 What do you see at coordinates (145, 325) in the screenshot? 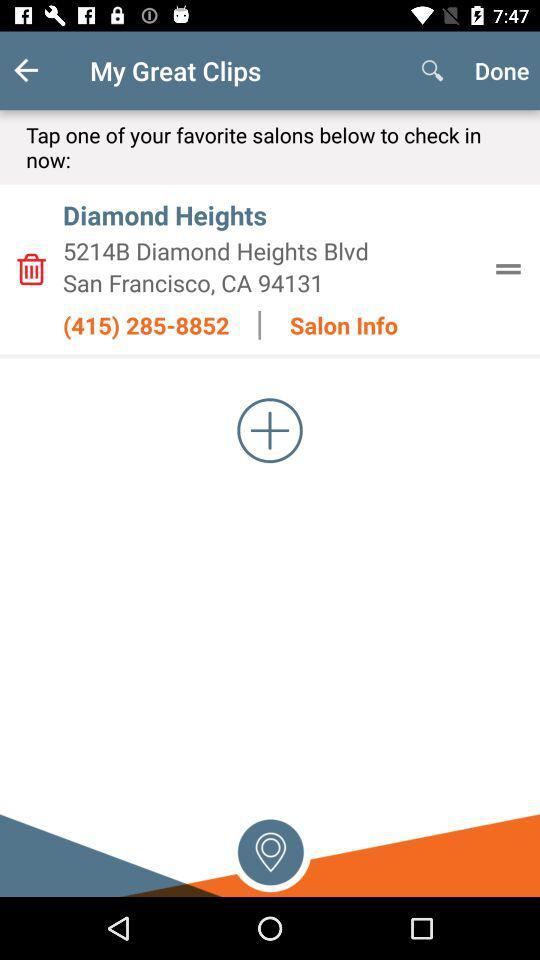
I see `the icon below san francisco ca item` at bounding box center [145, 325].